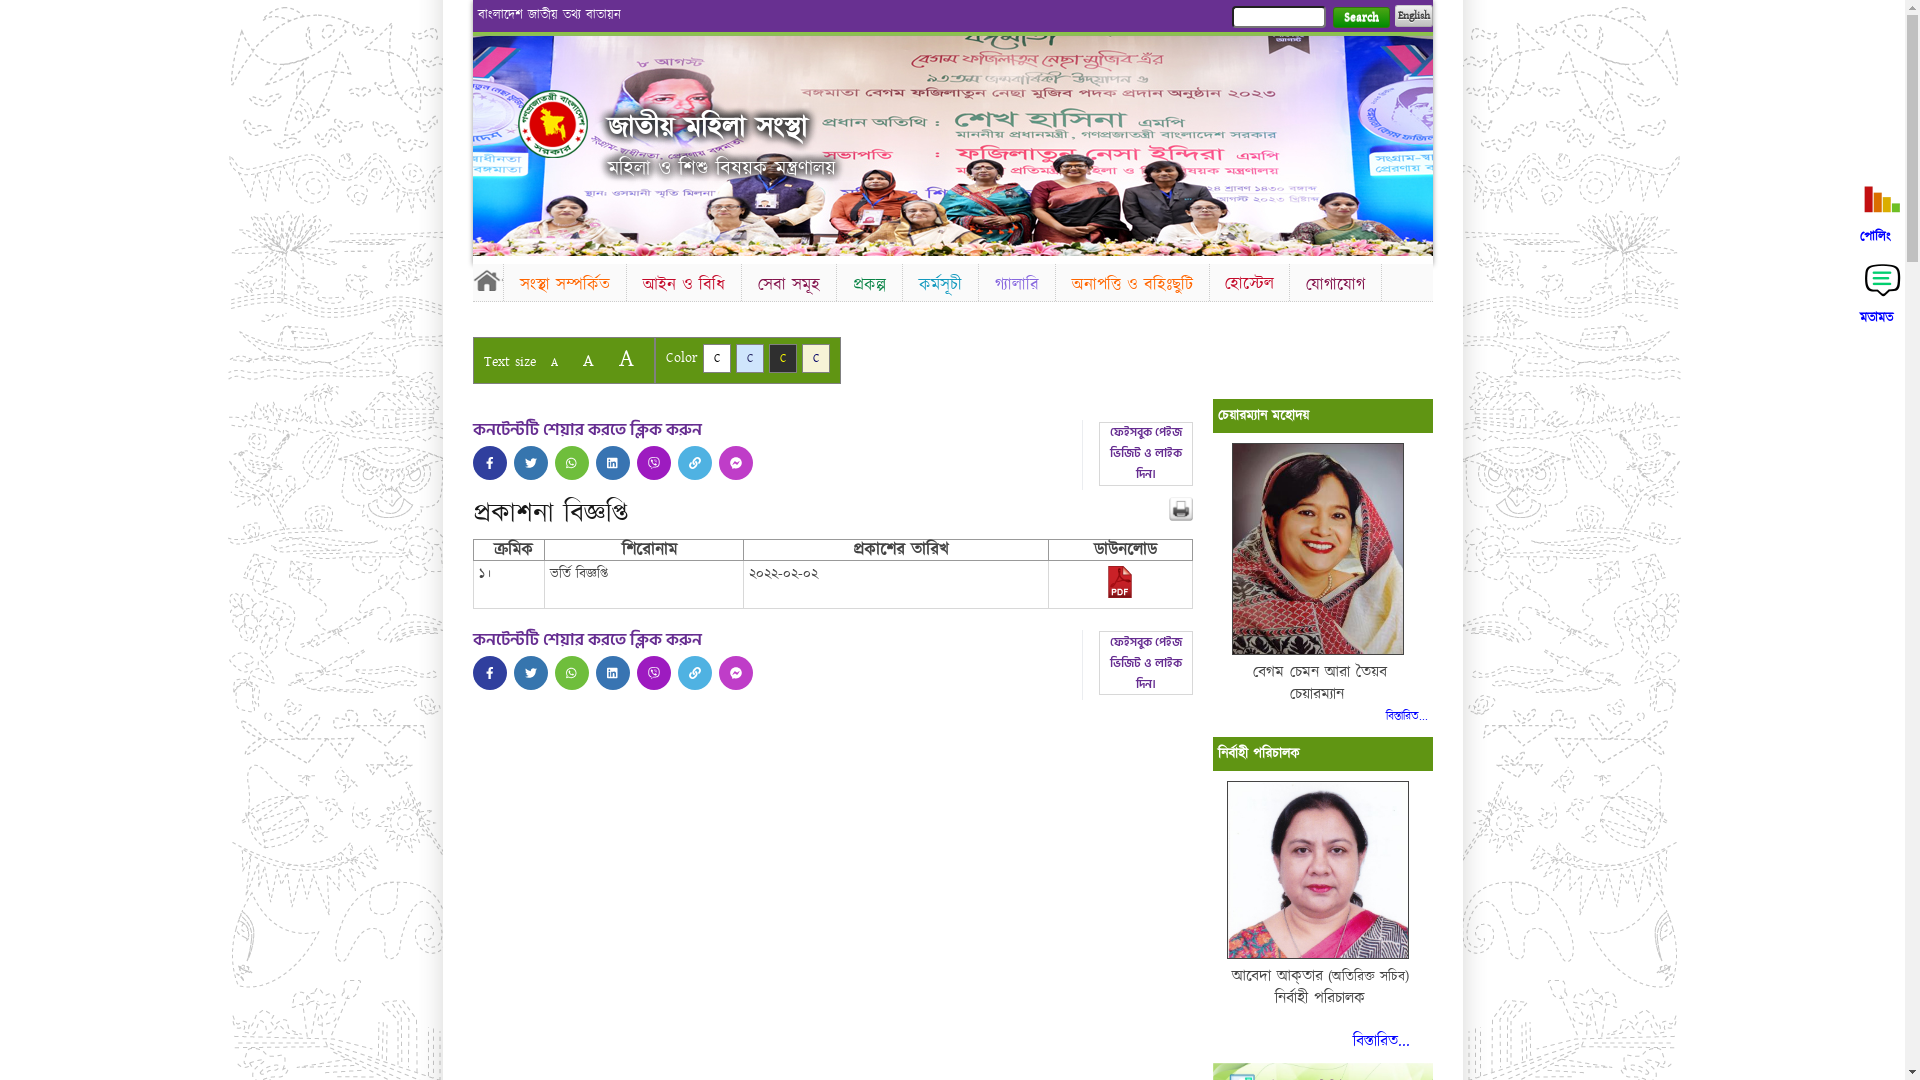 The image size is (1920, 1080). What do you see at coordinates (1118, 593) in the screenshot?
I see `'2022-02-08-11-14-c6dc33df17de783cff44c6feb566255a.pdf'` at bounding box center [1118, 593].